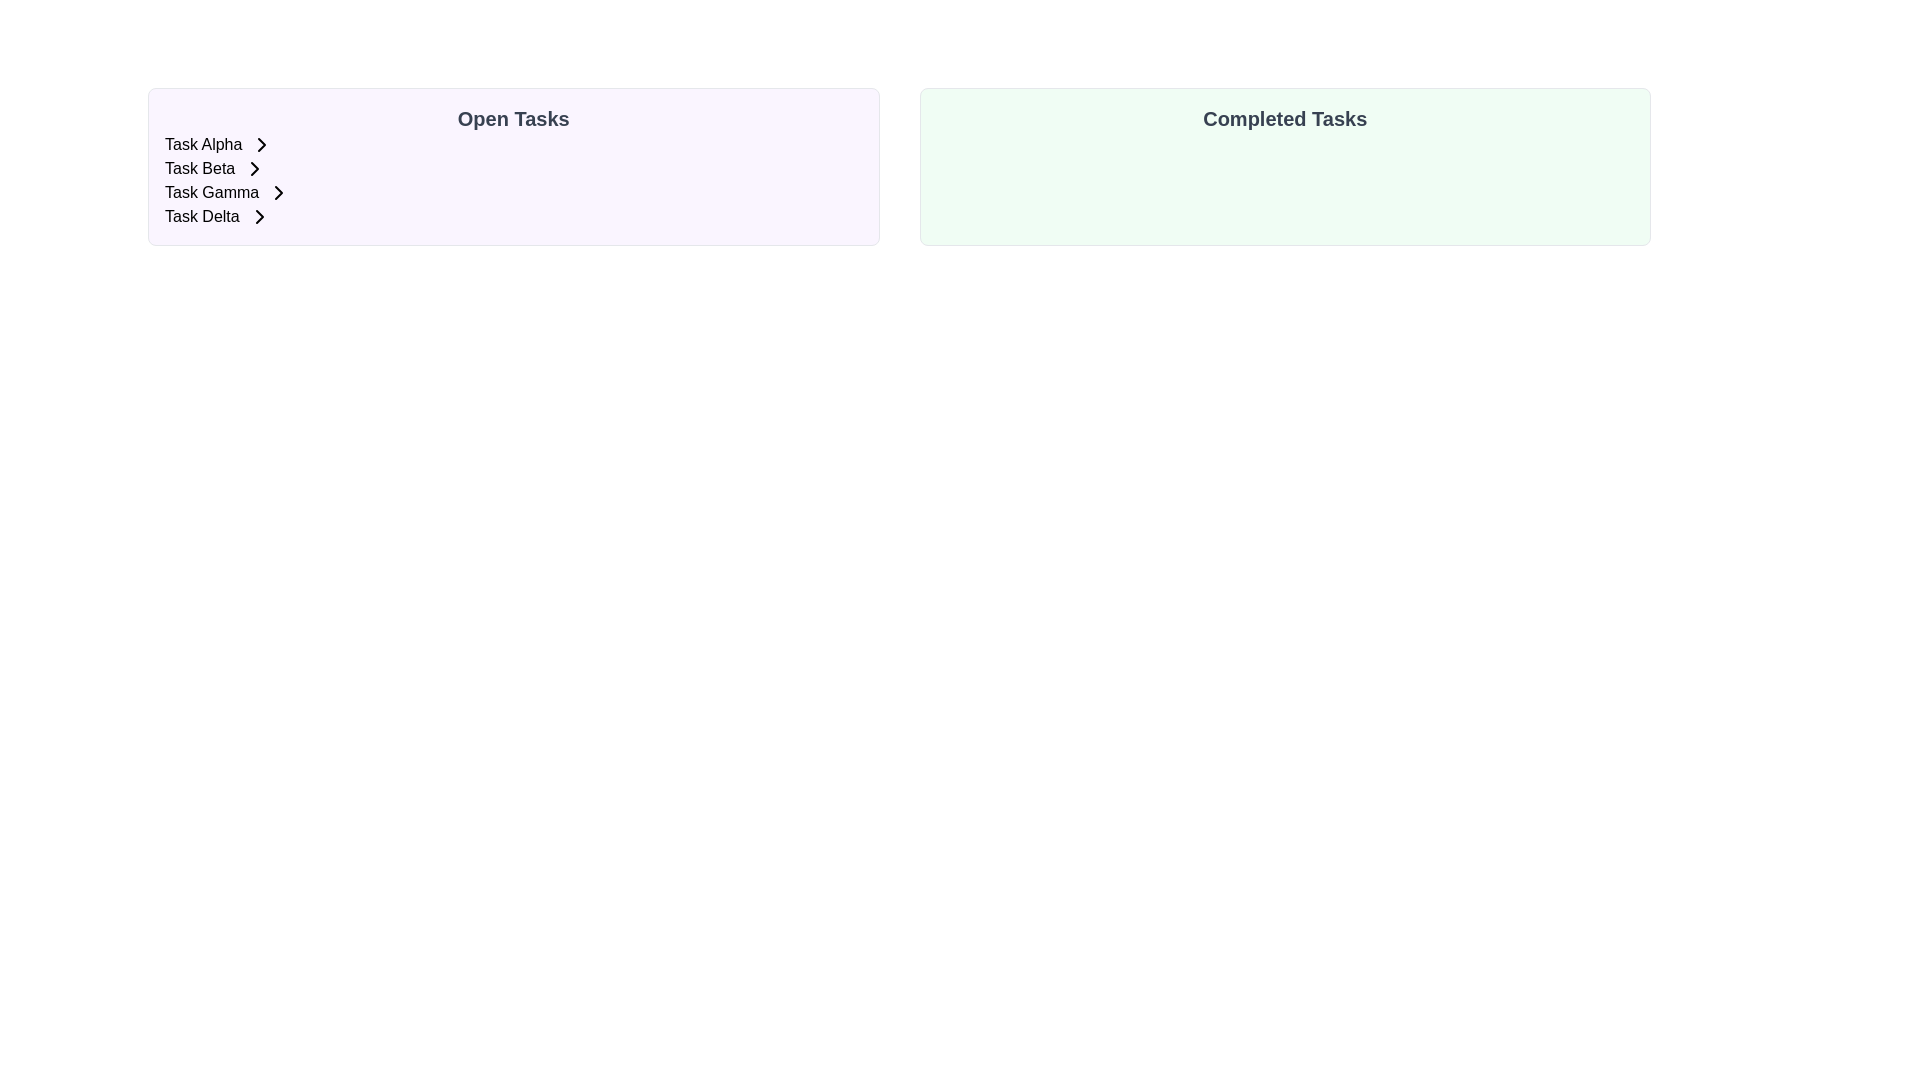 Image resolution: width=1920 pixels, height=1080 pixels. Describe the element at coordinates (253, 168) in the screenshot. I see `right-chevron button beside the task Task Beta to move it to 'Completed Tasks'` at that location.